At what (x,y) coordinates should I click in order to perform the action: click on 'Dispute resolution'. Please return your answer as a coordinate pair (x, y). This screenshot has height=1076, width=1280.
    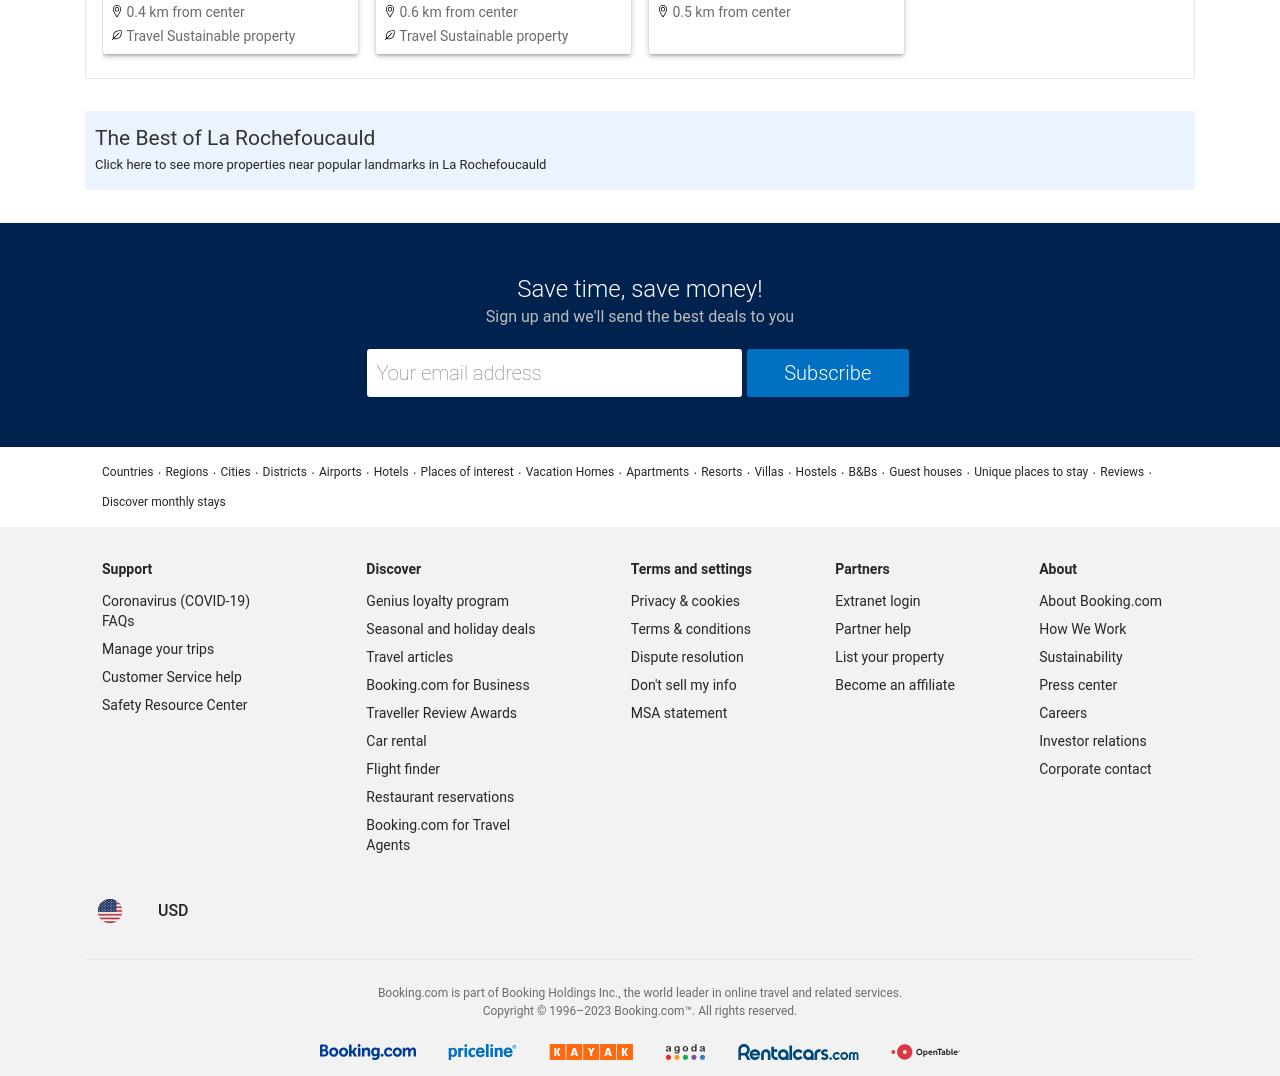
    Looking at the image, I should click on (686, 655).